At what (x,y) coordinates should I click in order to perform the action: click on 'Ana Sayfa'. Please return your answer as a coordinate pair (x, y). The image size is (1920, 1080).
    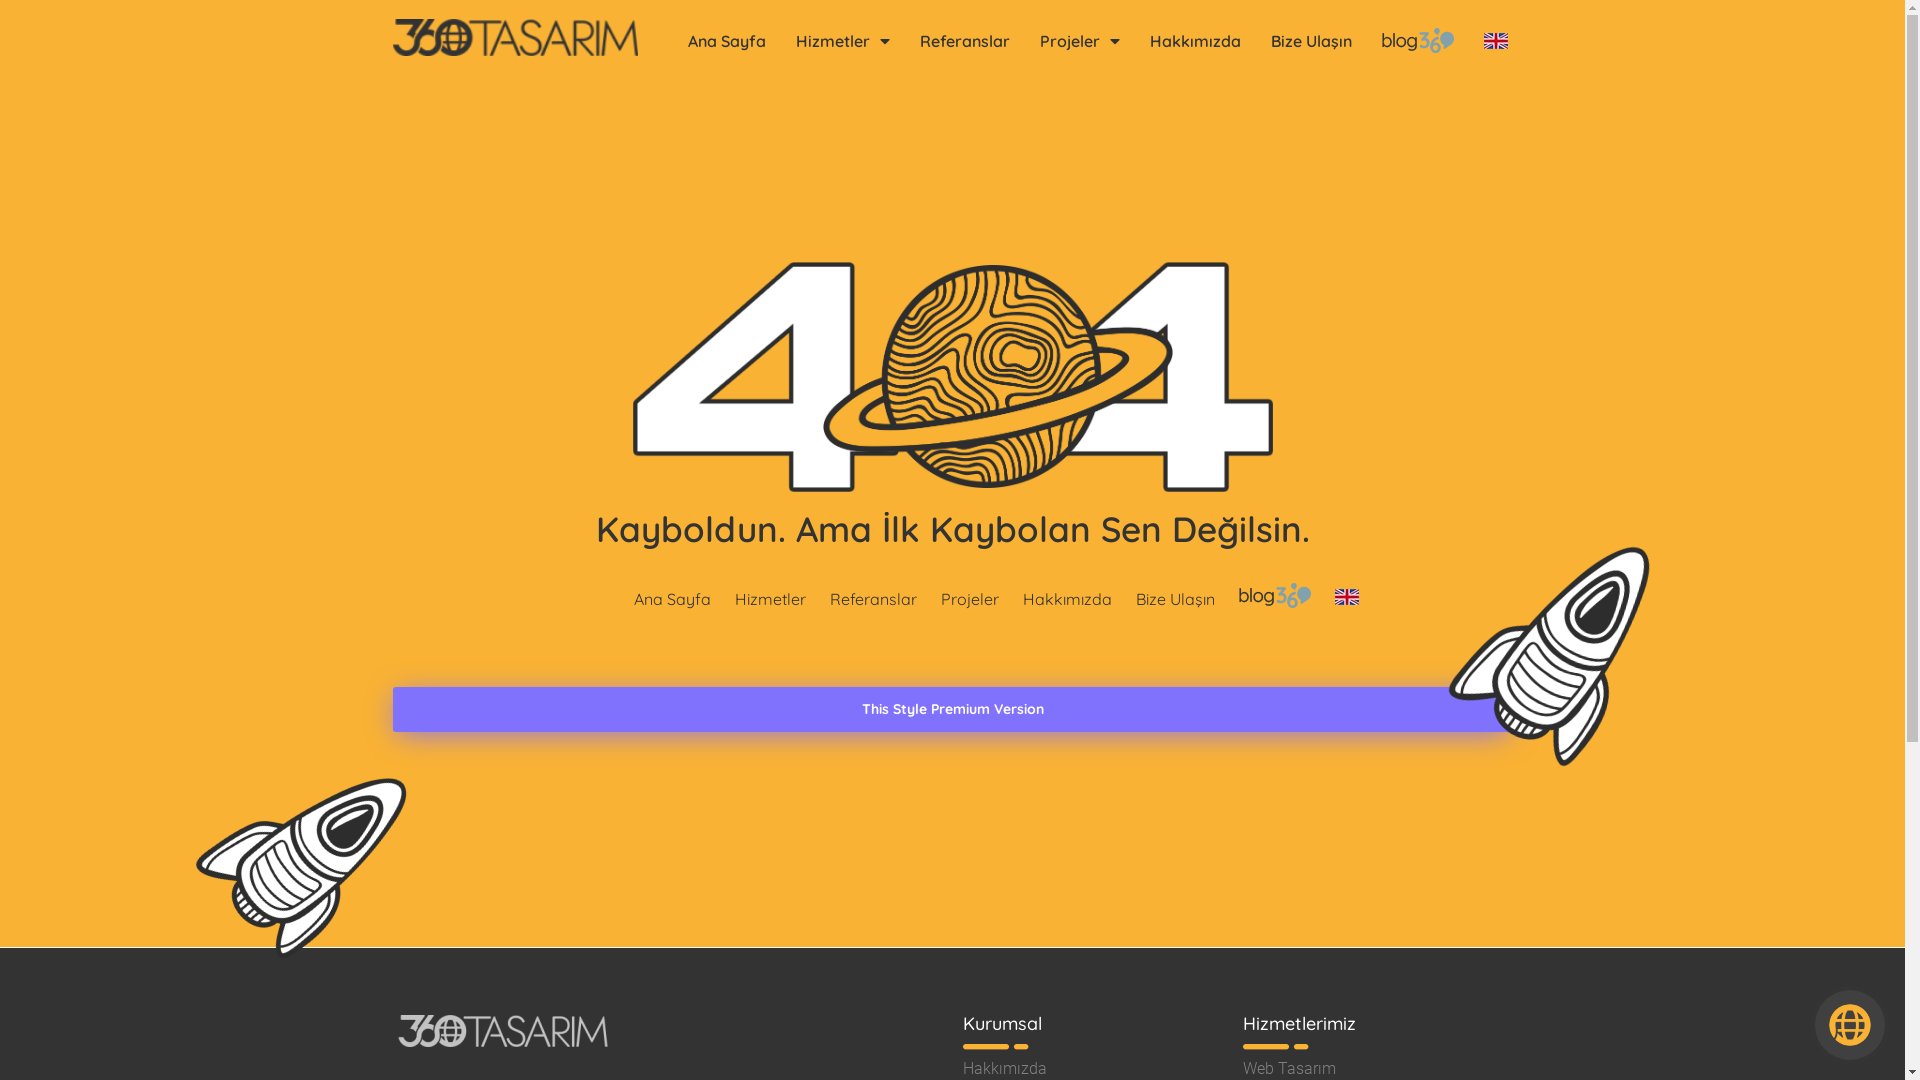
    Looking at the image, I should click on (724, 40).